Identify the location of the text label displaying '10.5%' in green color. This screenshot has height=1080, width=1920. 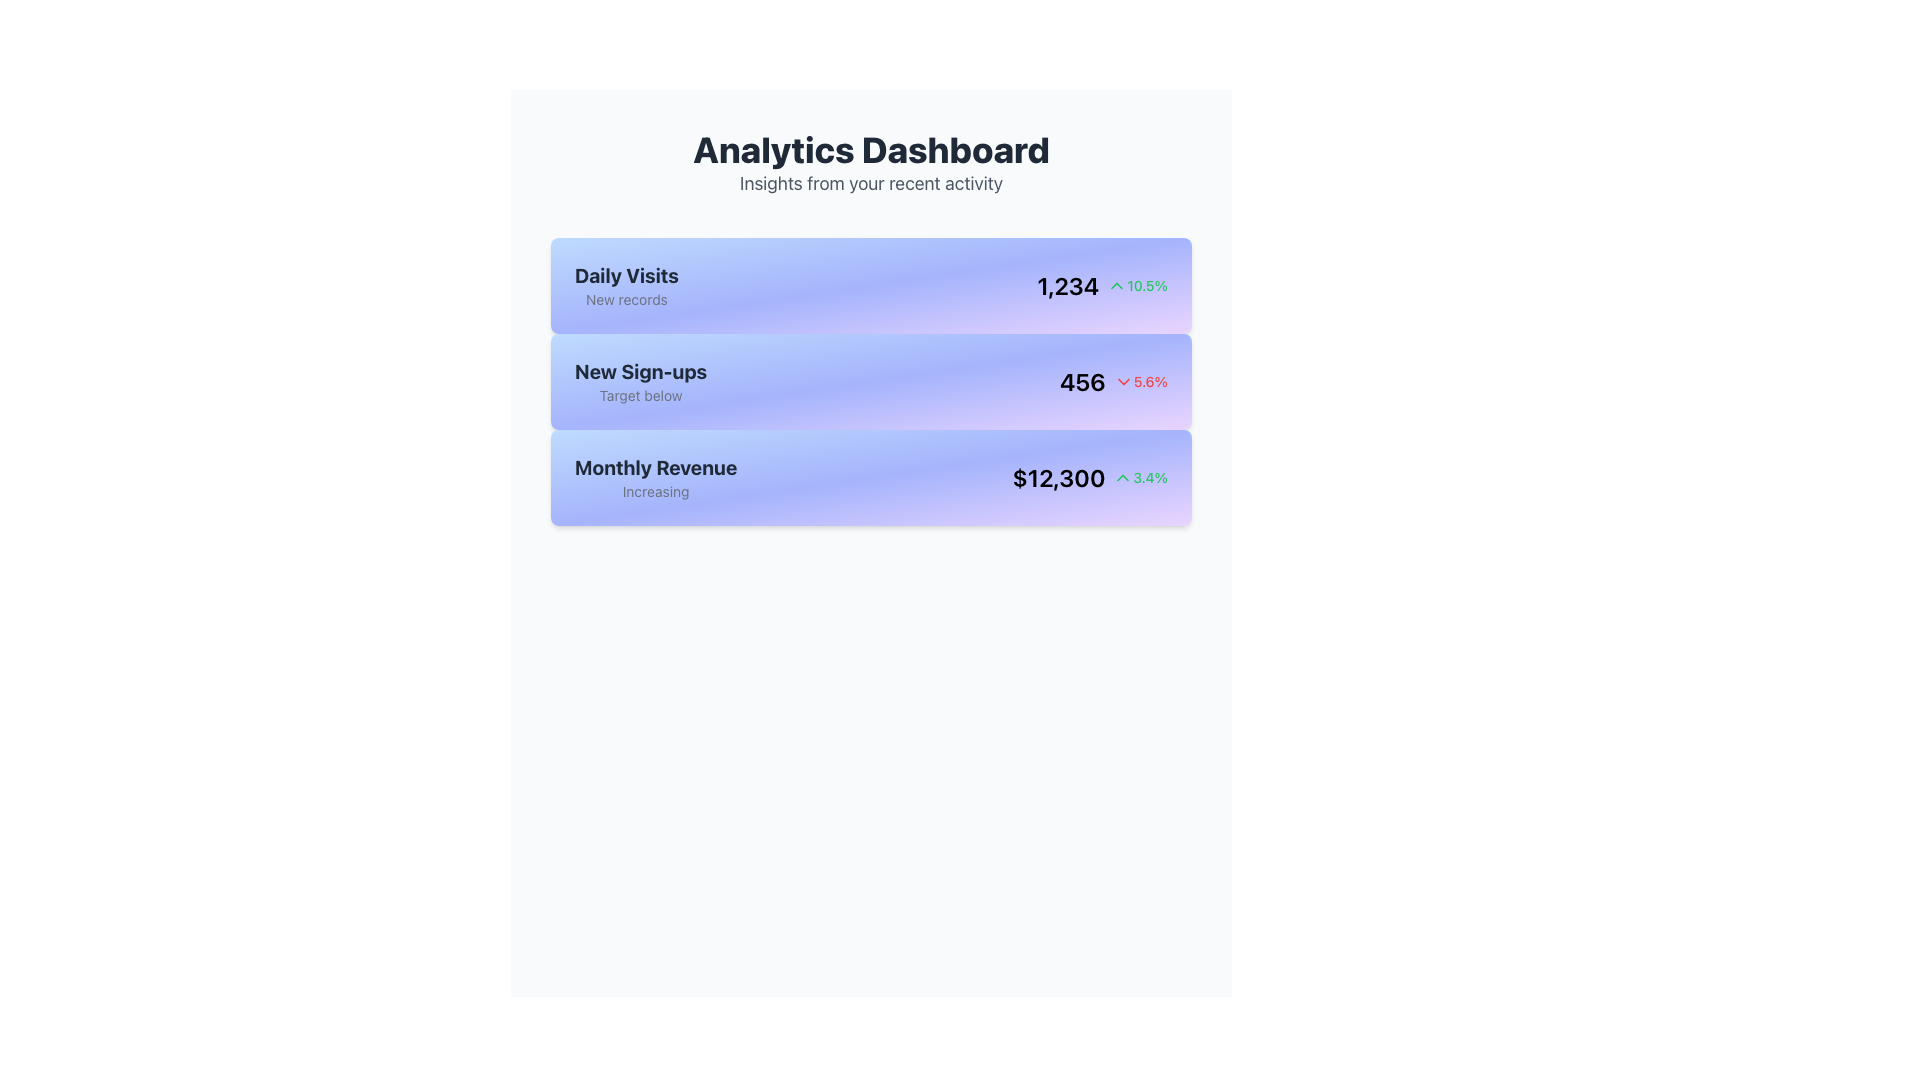
(1147, 285).